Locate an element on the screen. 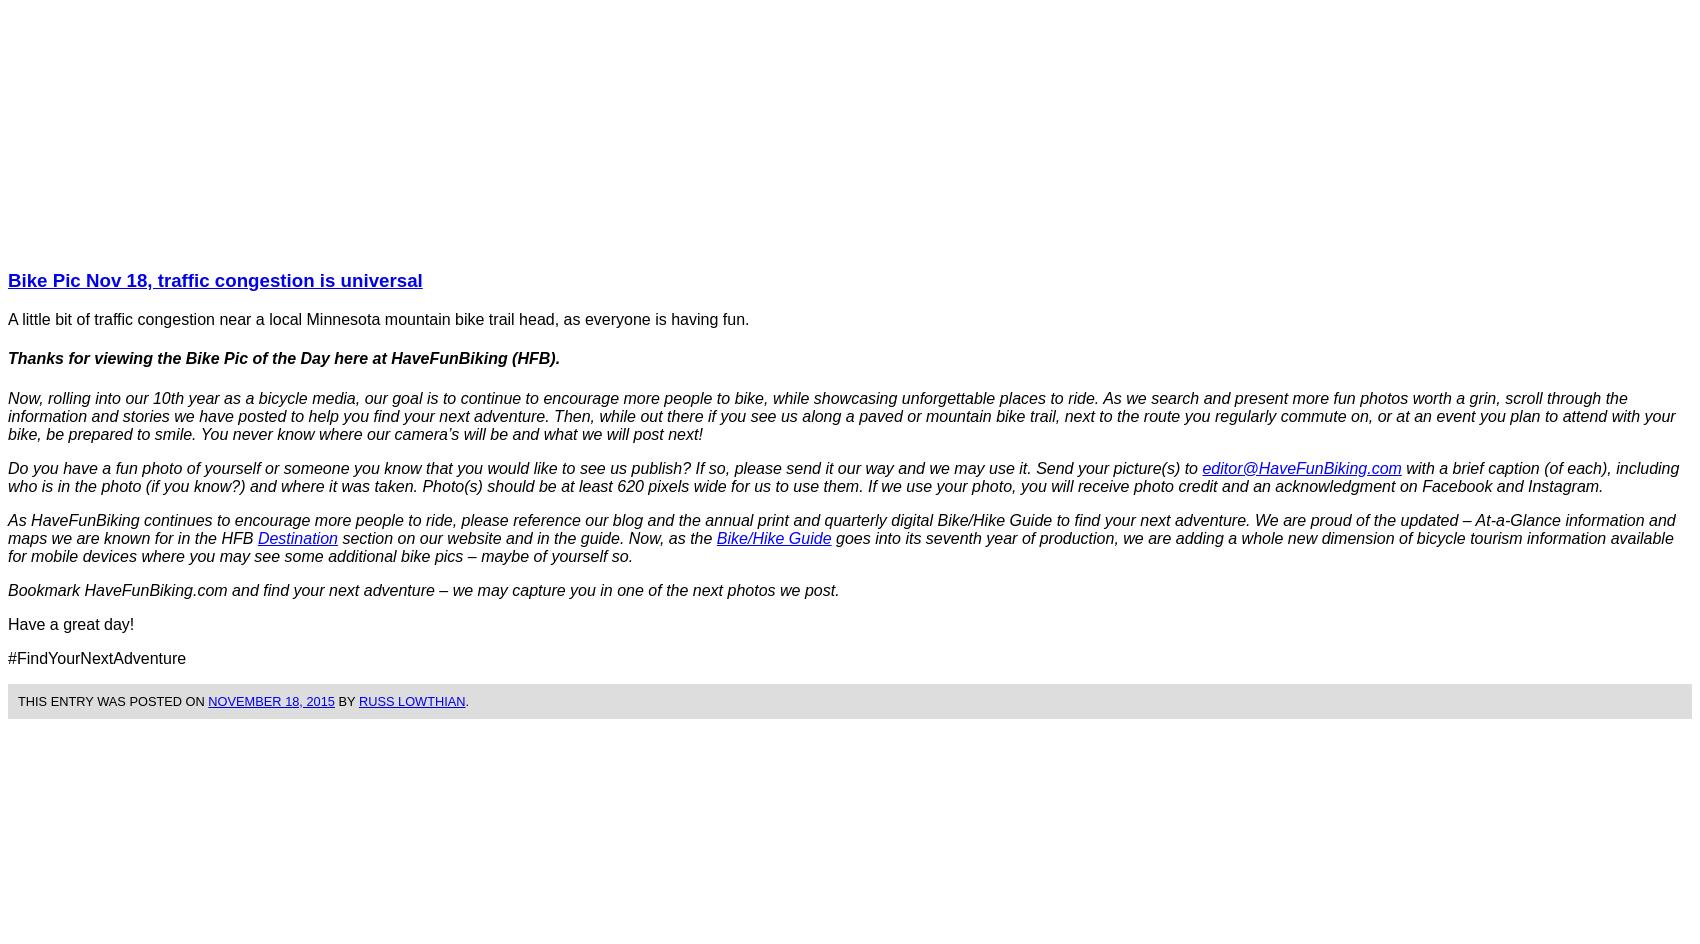 The width and height of the screenshot is (1700, 944). 'by' is located at coordinates (344, 699).